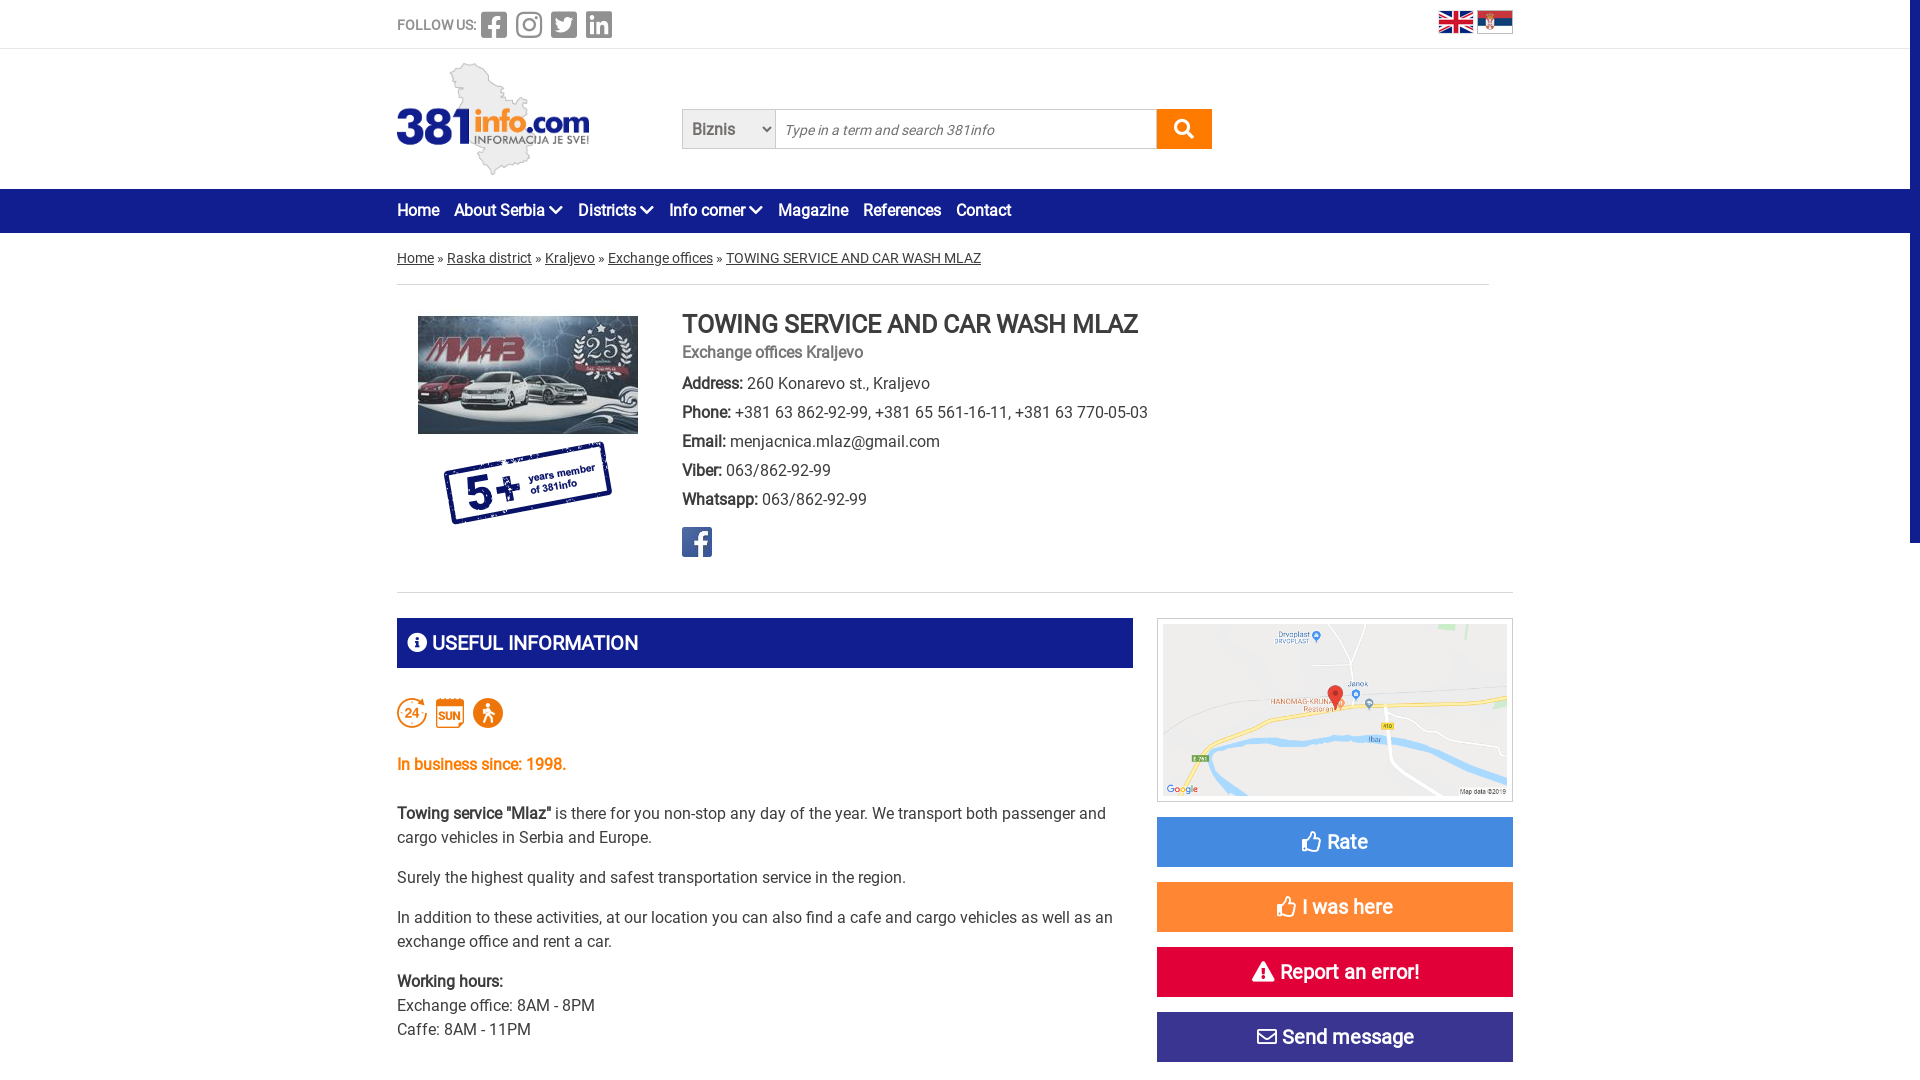 Image resolution: width=1920 pixels, height=1080 pixels. Describe the element at coordinates (397, 211) in the screenshot. I see `'Home'` at that location.